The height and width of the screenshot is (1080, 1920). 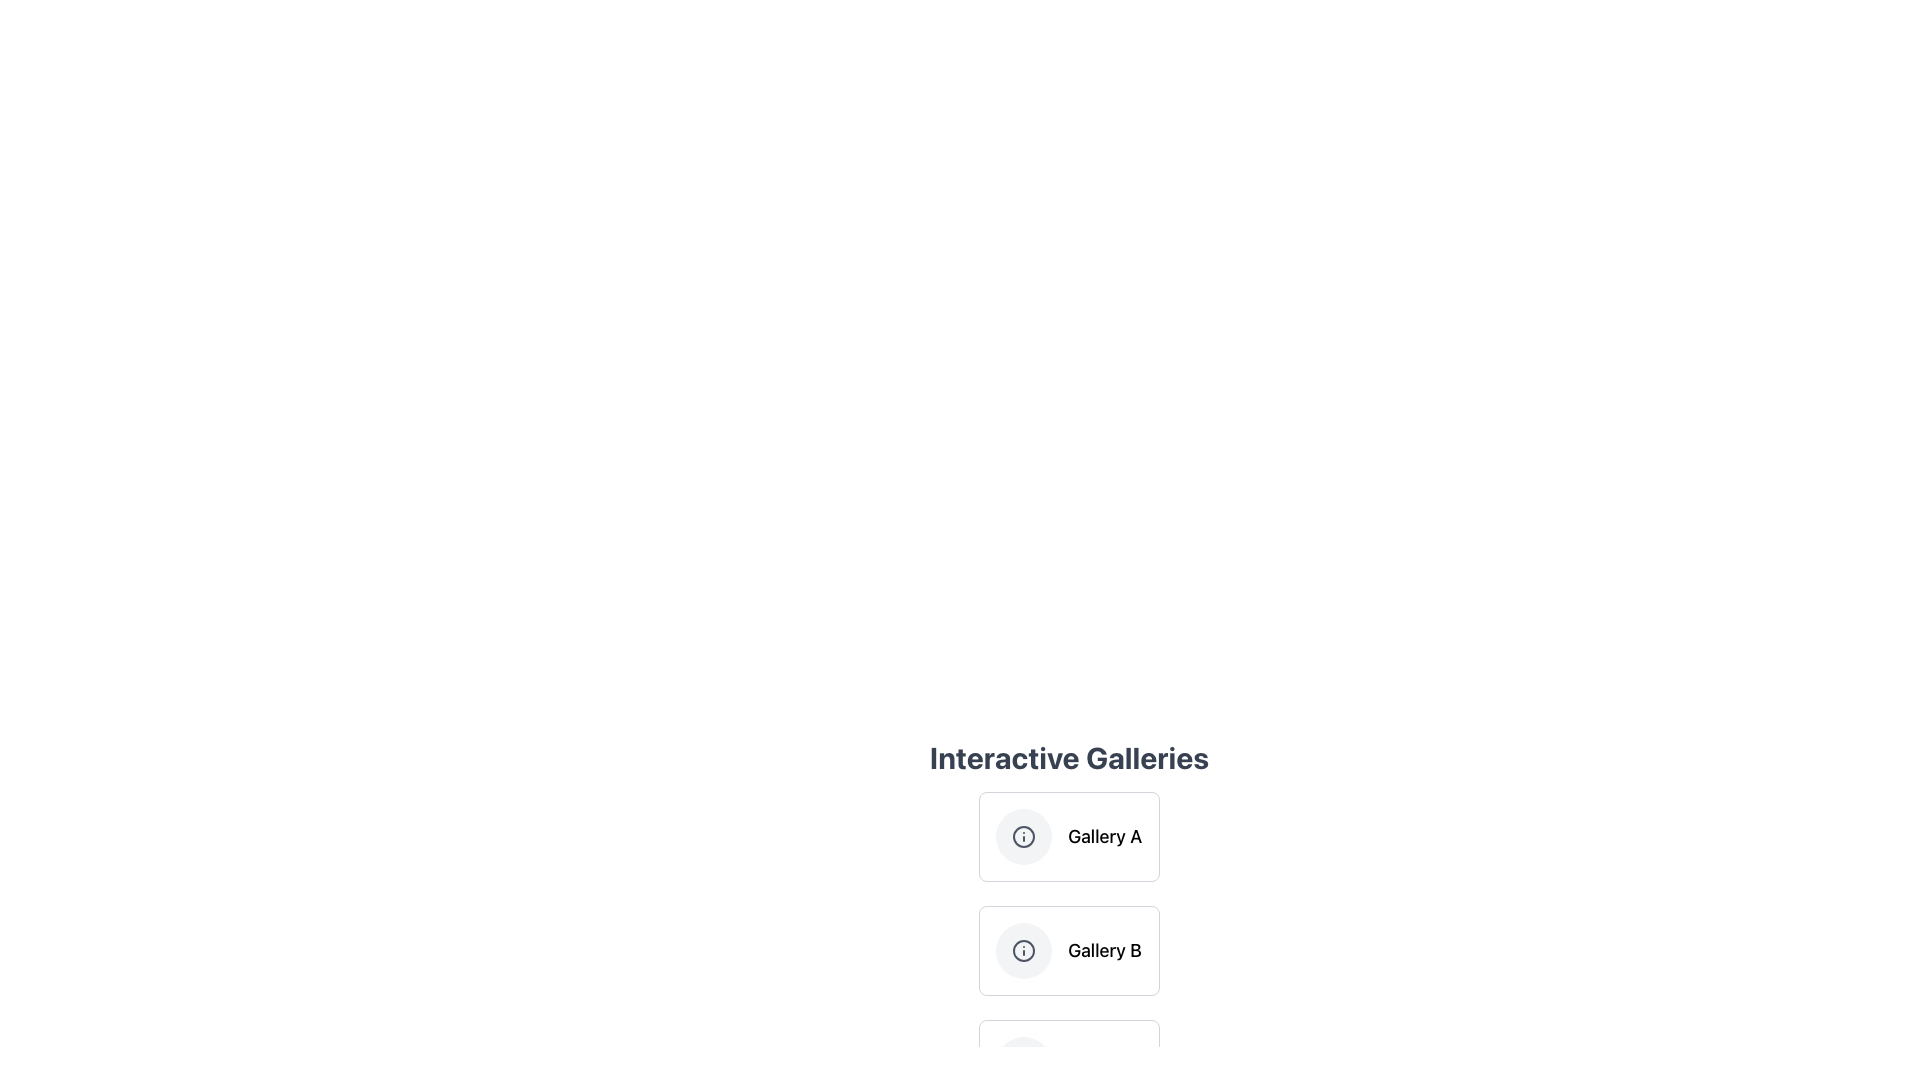 I want to click on the informational icon located above the label 'Gallery B' and below the title 'Interactive Galleries', so click(x=1023, y=837).